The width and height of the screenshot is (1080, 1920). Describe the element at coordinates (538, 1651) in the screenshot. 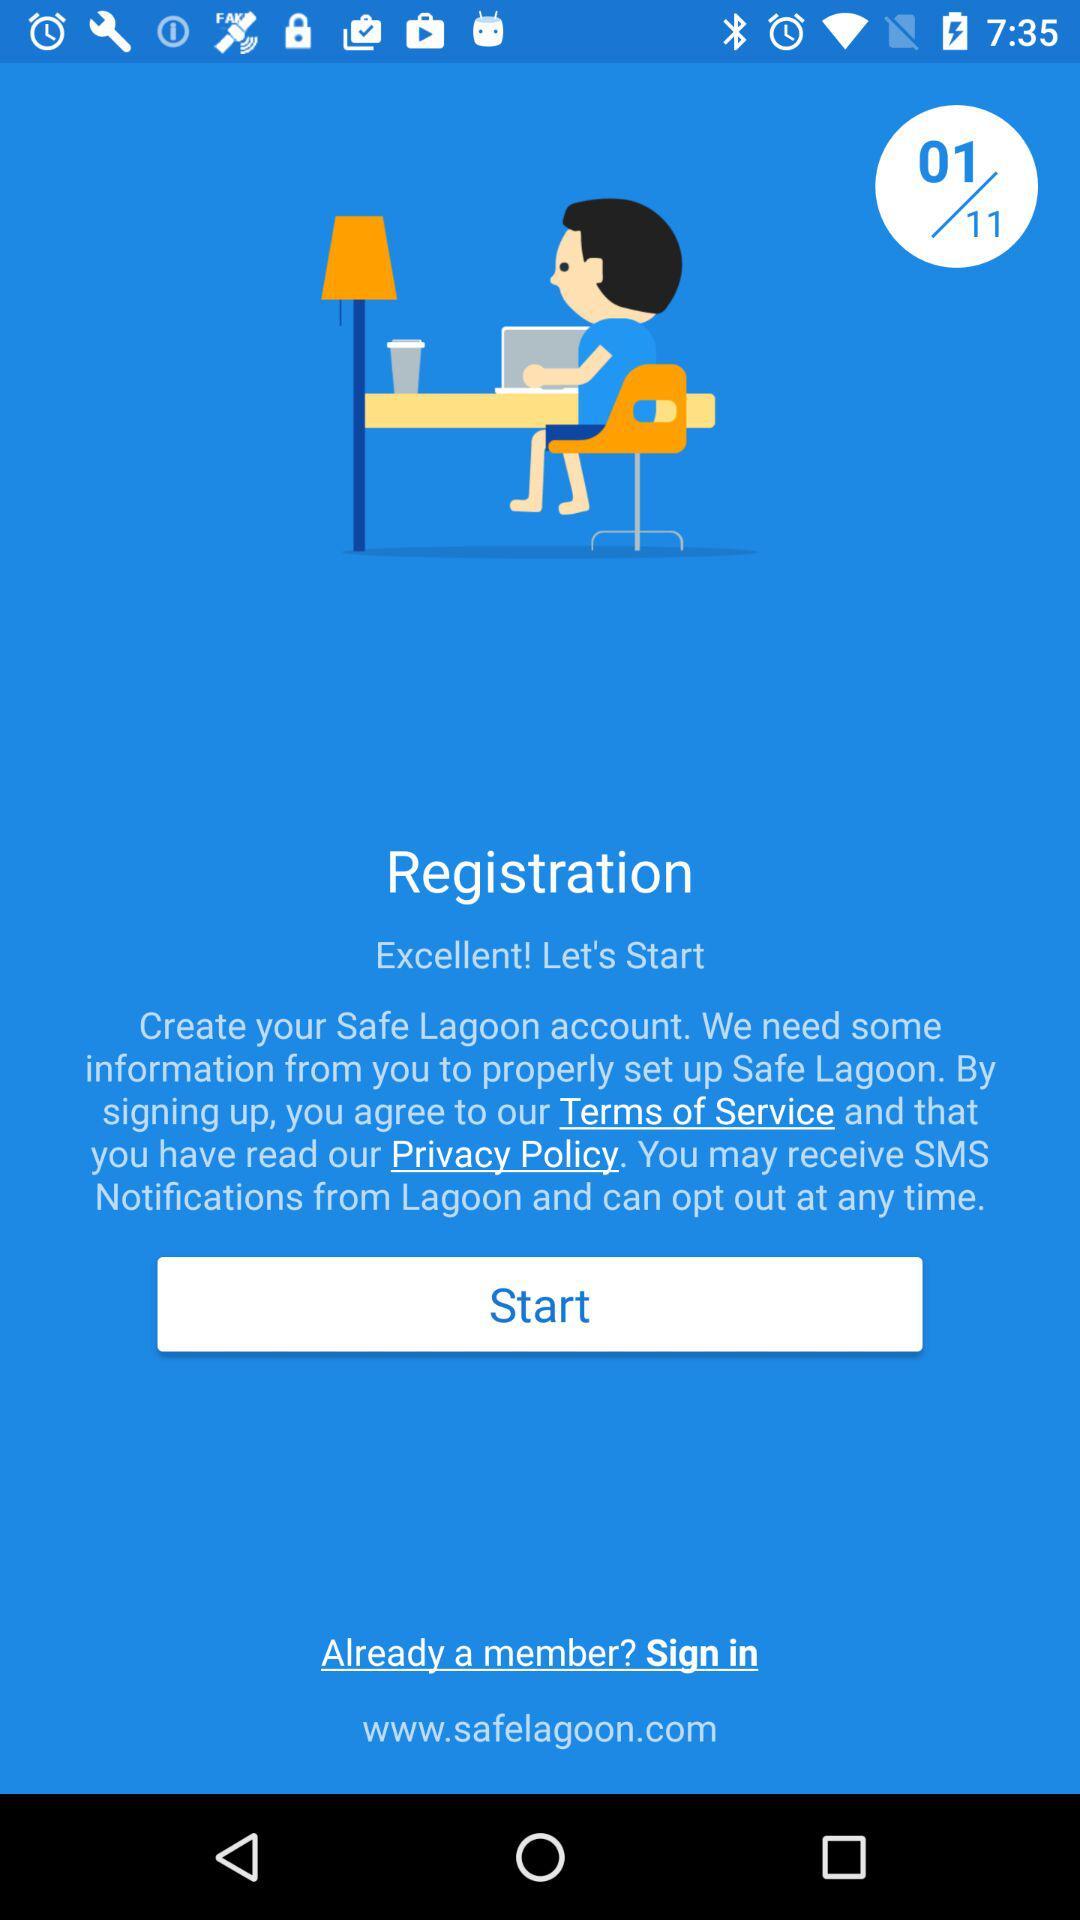

I see `the already a member icon` at that location.